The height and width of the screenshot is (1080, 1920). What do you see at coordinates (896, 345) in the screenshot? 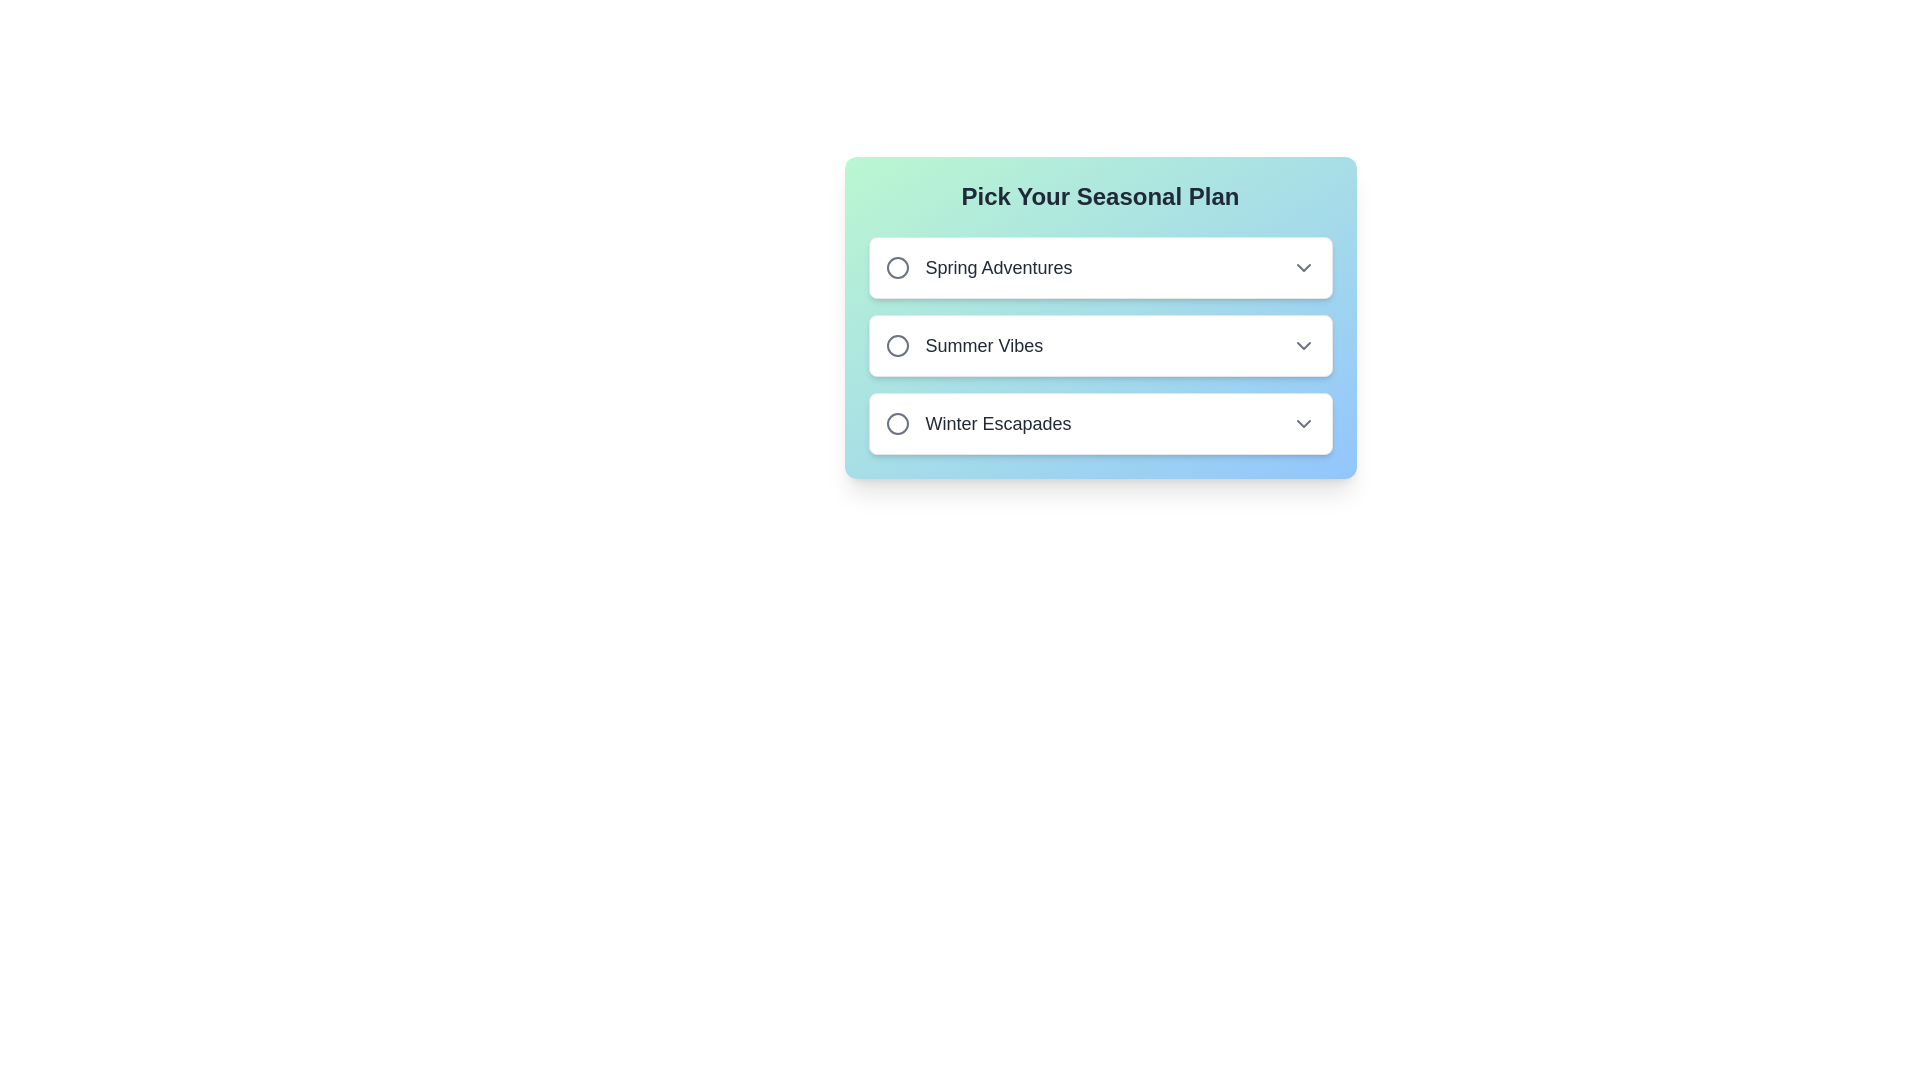
I see `the radio button located to the left of the text 'Summer Vibes'` at bounding box center [896, 345].